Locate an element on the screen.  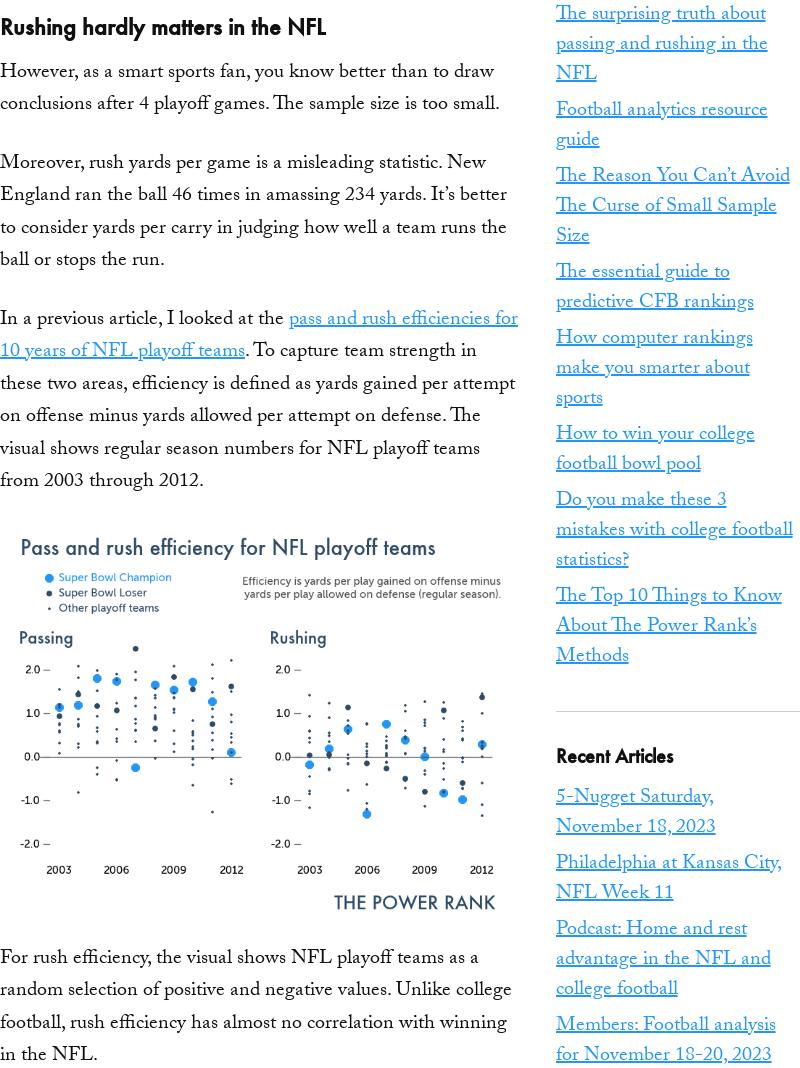
'The Top 10 Things to Know About The Power Rank’s Methods' is located at coordinates (668, 626).